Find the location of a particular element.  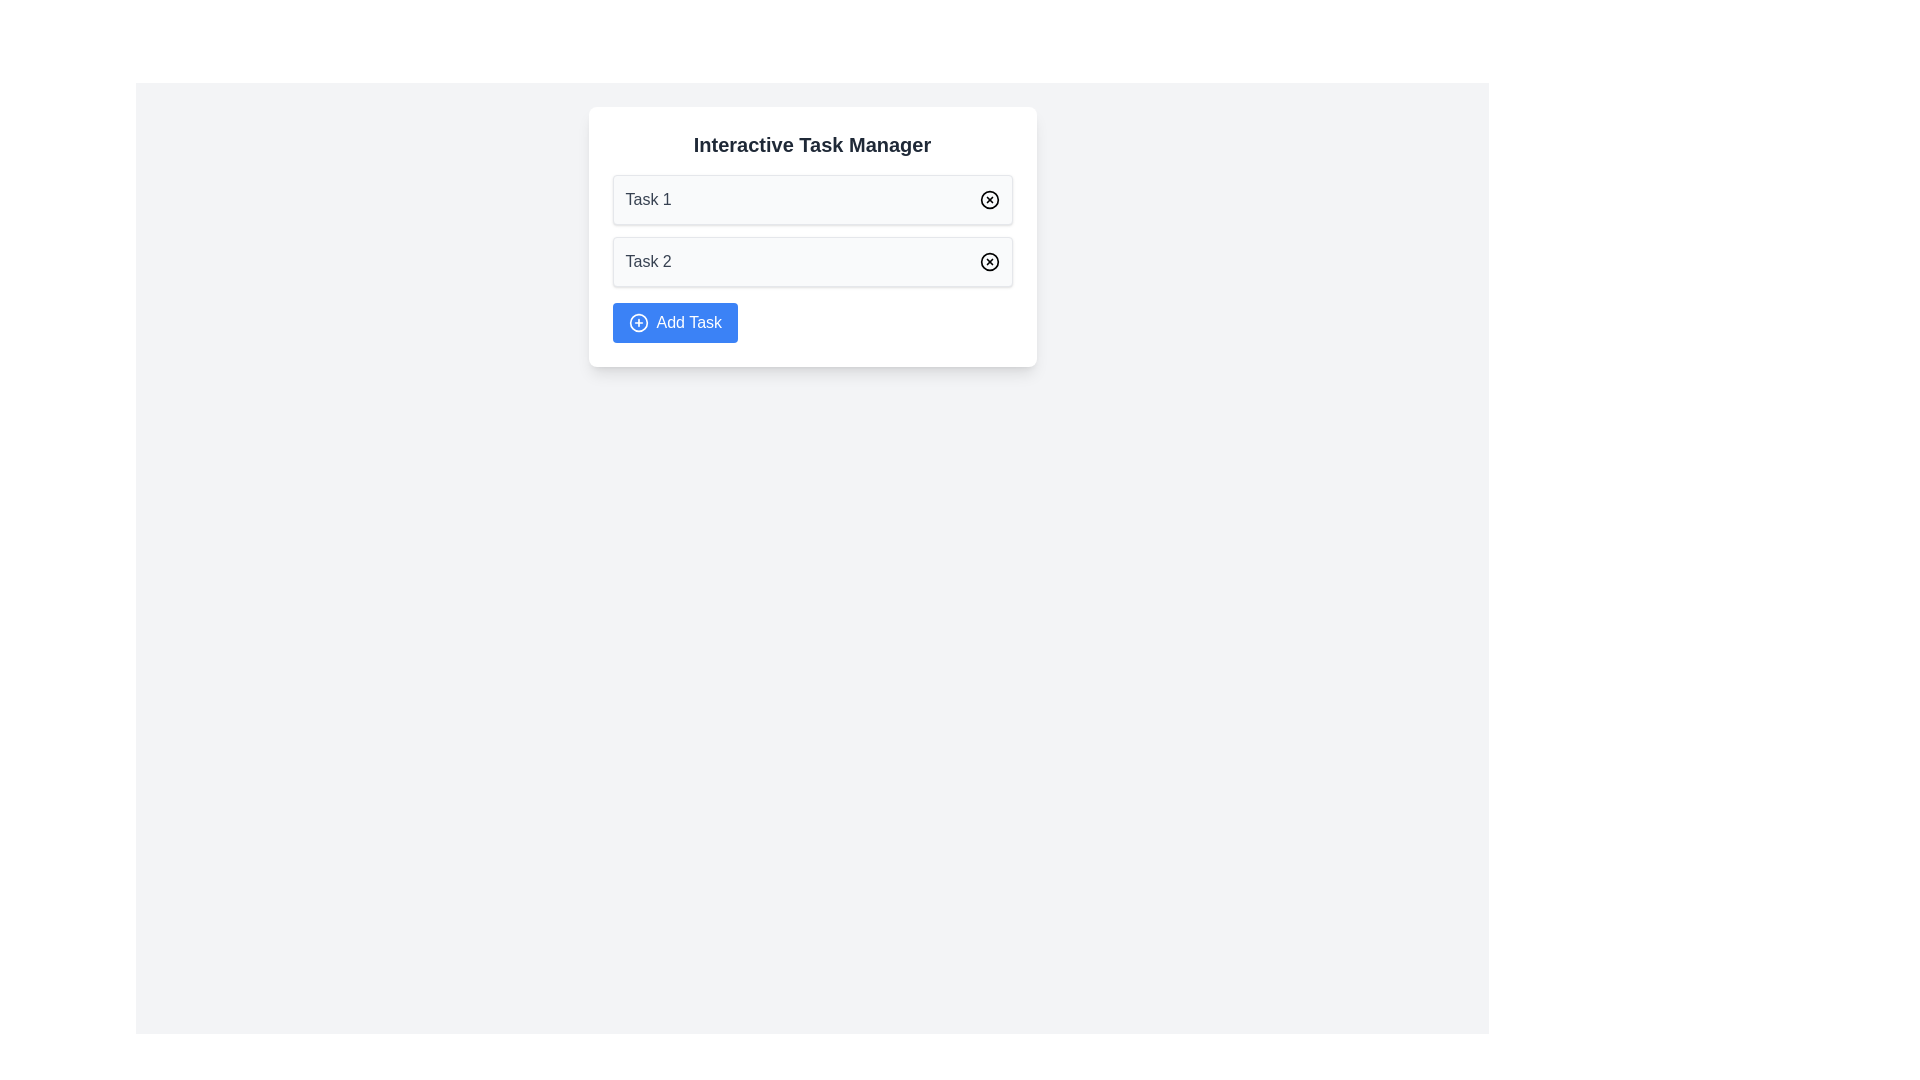

the Text Label that identifies 'Task 2', located within the card titled 'Interactive Task Manager', positioned under 'Task 1' and above the 'Add Task' button is located at coordinates (648, 261).